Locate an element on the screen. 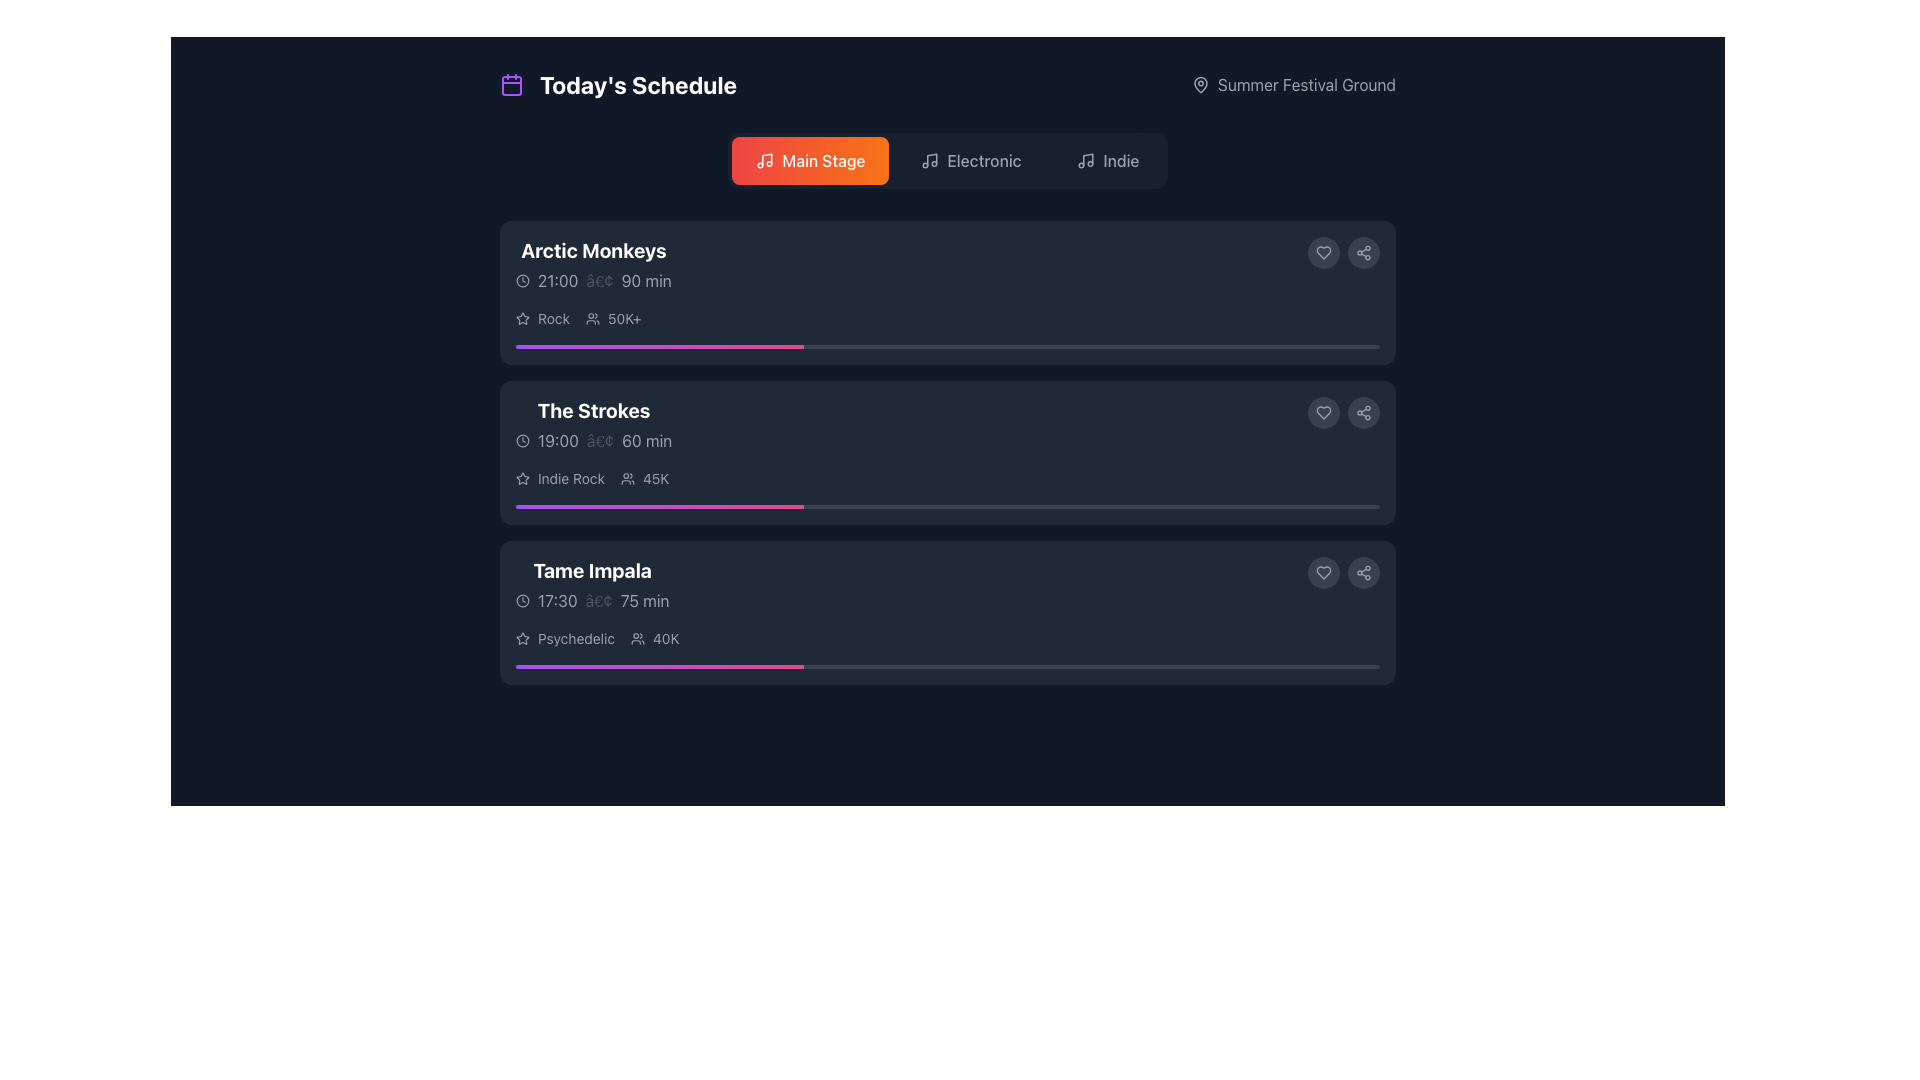 The height and width of the screenshot is (1080, 1920). the visual separator element that enhances readability between the text '19:00' and '60 min' is located at coordinates (599, 439).